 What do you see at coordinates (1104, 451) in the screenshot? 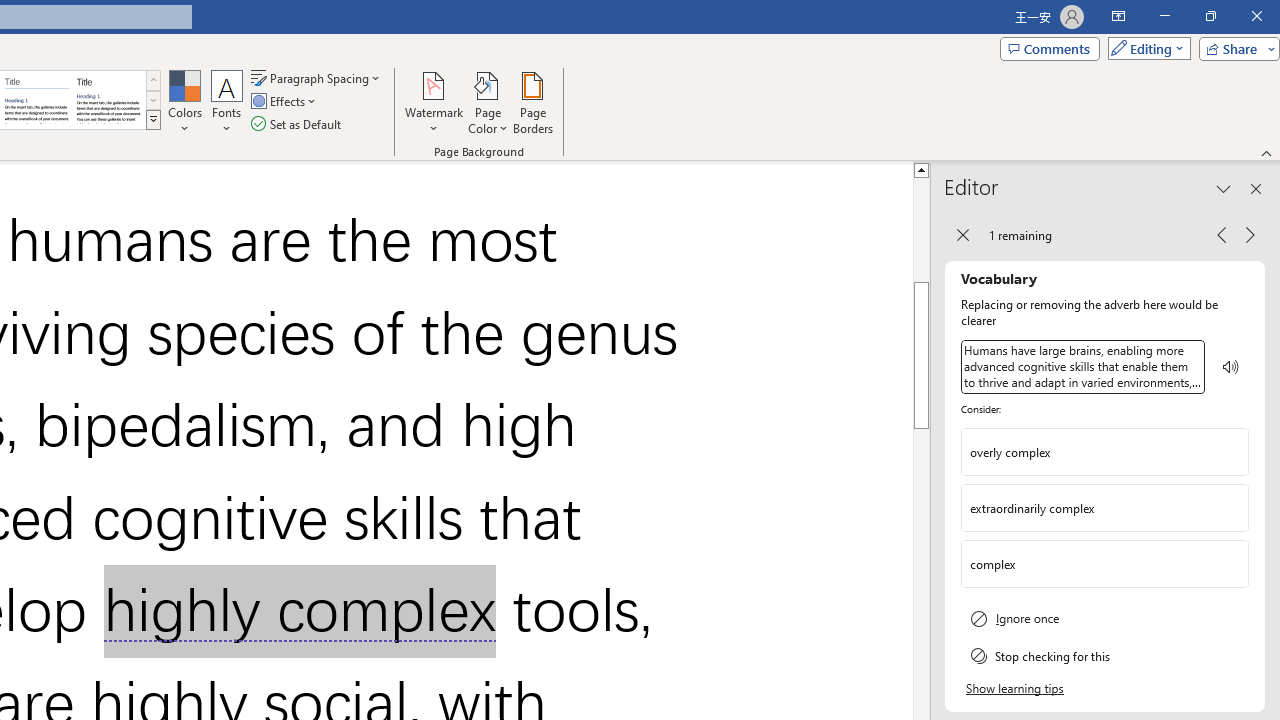
I see `'overly complex'` at bounding box center [1104, 451].